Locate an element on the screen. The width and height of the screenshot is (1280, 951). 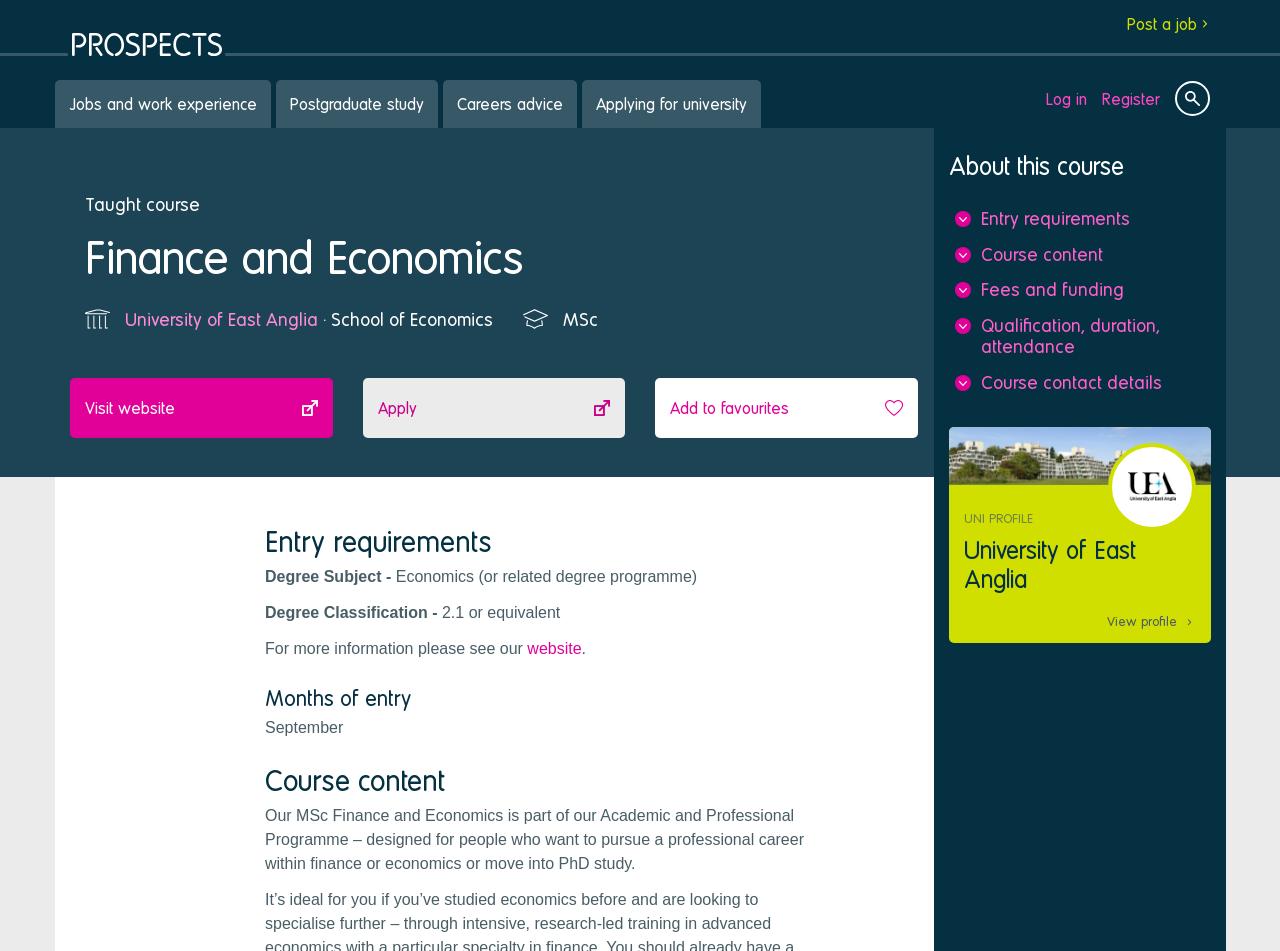
'Taught course' is located at coordinates (141, 203).